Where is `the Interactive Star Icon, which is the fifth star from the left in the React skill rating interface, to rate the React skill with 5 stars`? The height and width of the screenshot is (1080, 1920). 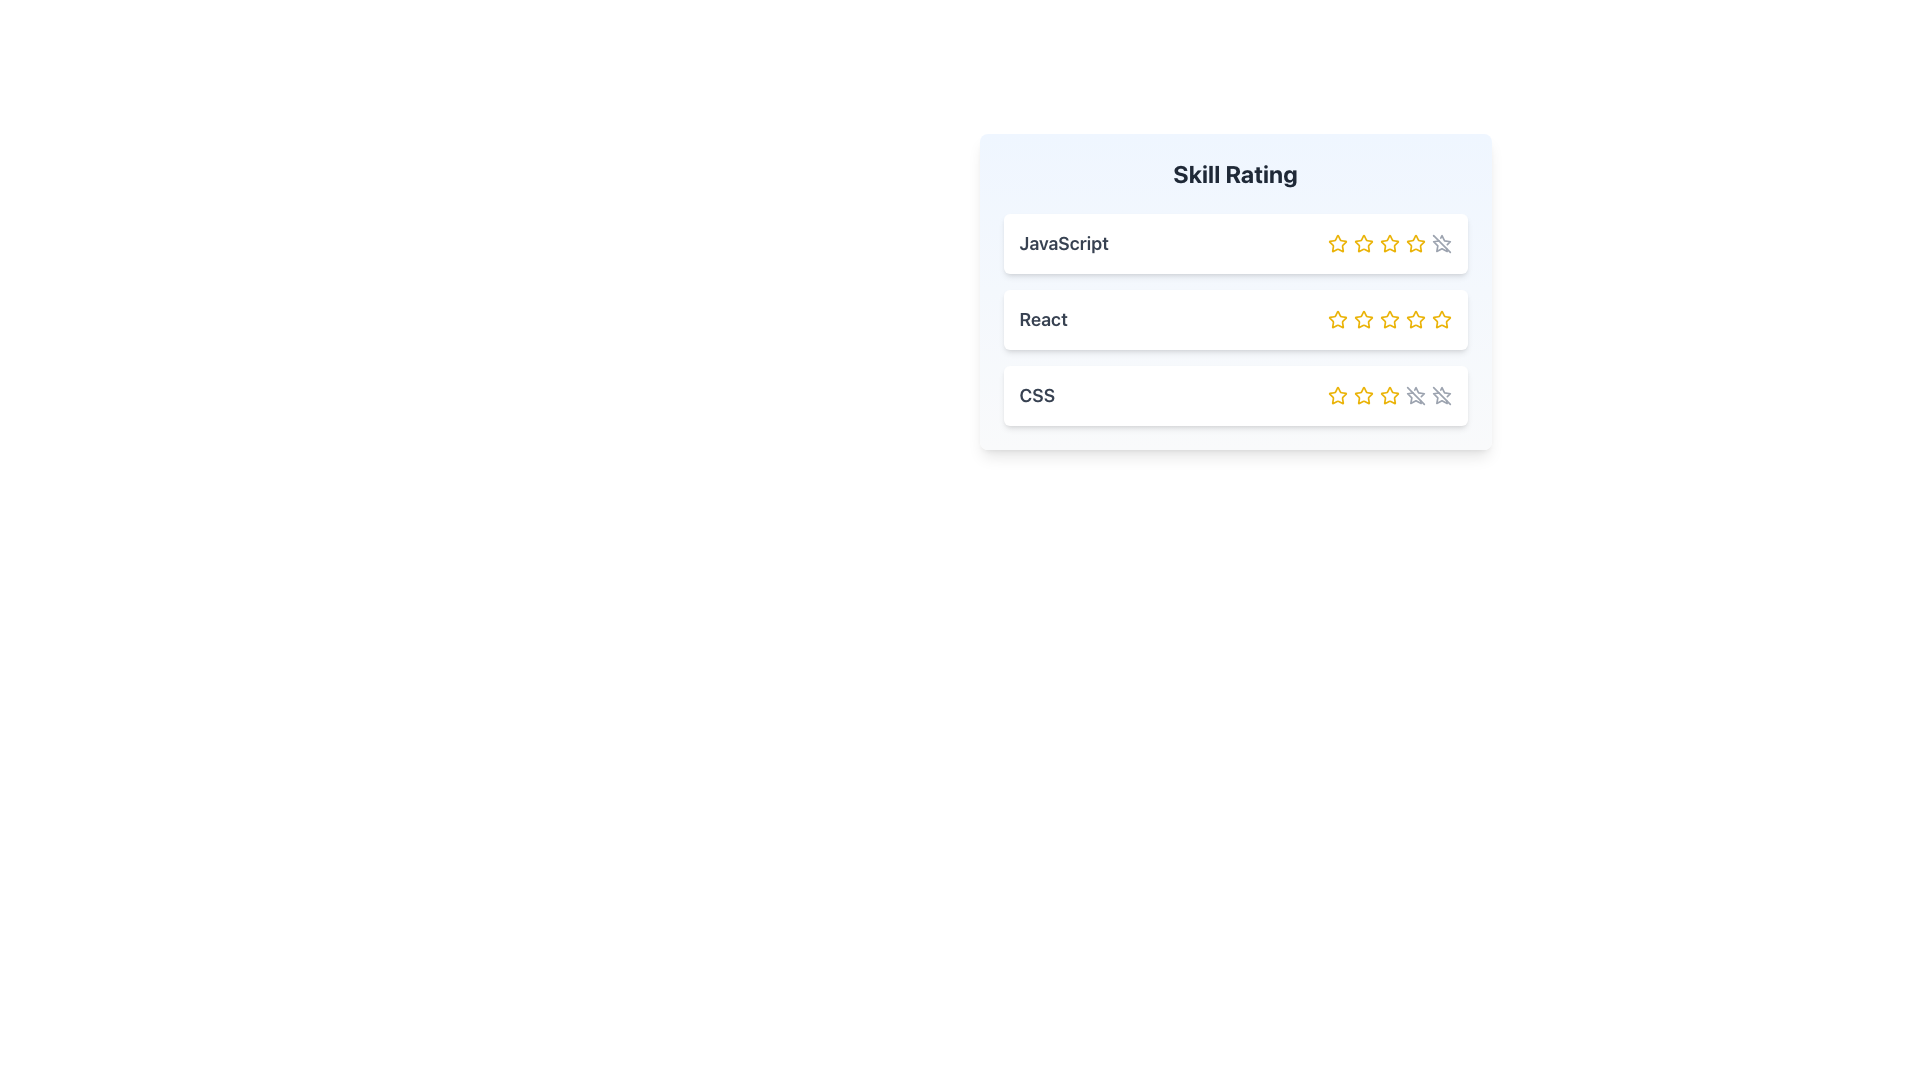 the Interactive Star Icon, which is the fifth star from the left in the React skill rating interface, to rate the React skill with 5 stars is located at coordinates (1441, 319).